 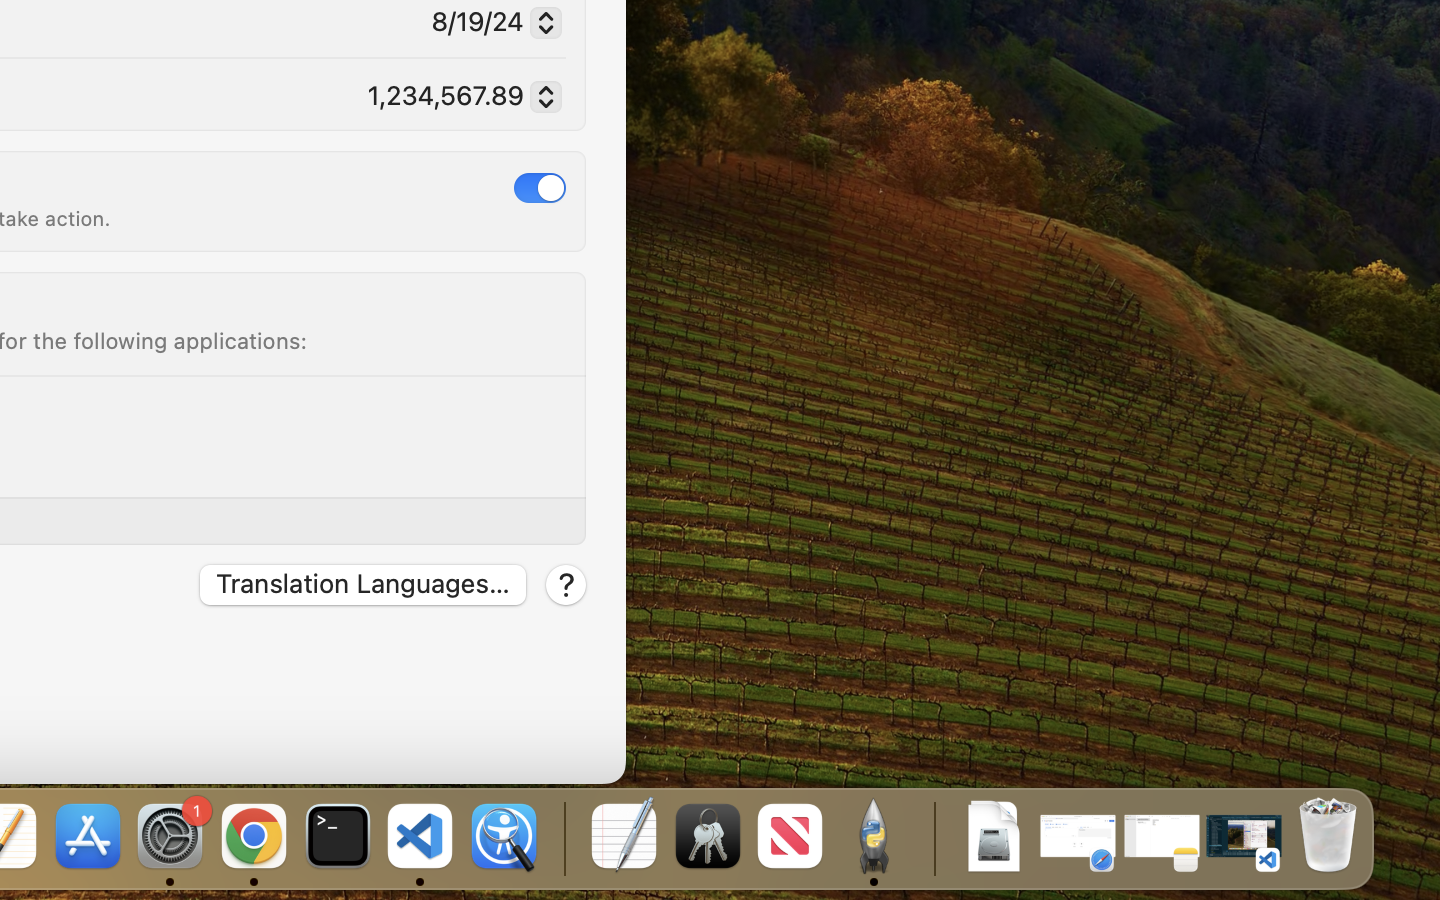 What do you see at coordinates (562, 837) in the screenshot?
I see `'0.4285714328289032'` at bounding box center [562, 837].